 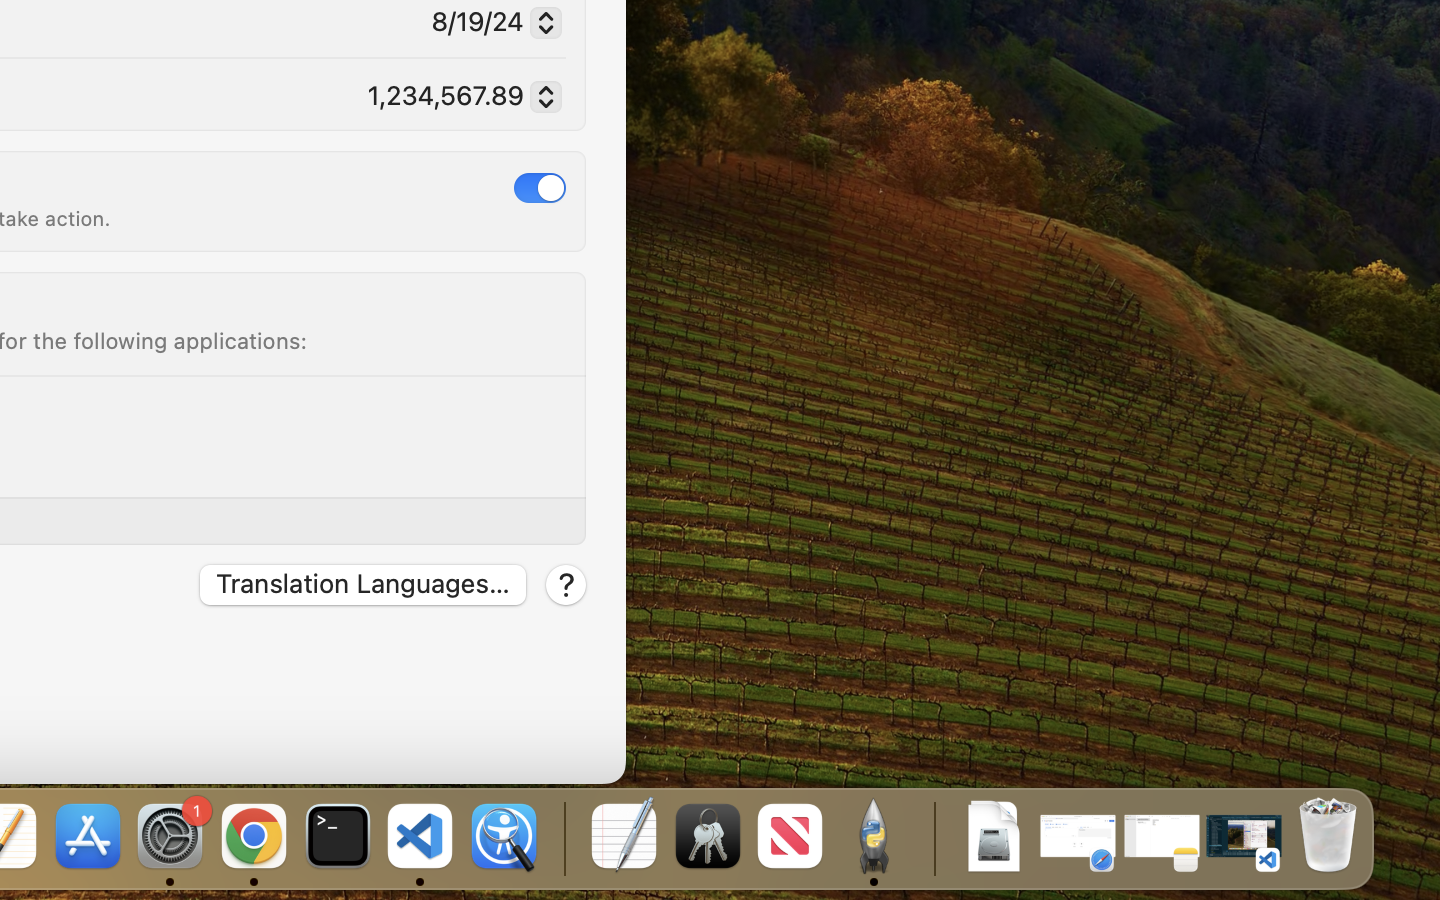 What do you see at coordinates (562, 837) in the screenshot?
I see `'0.4285714328289032'` at bounding box center [562, 837].